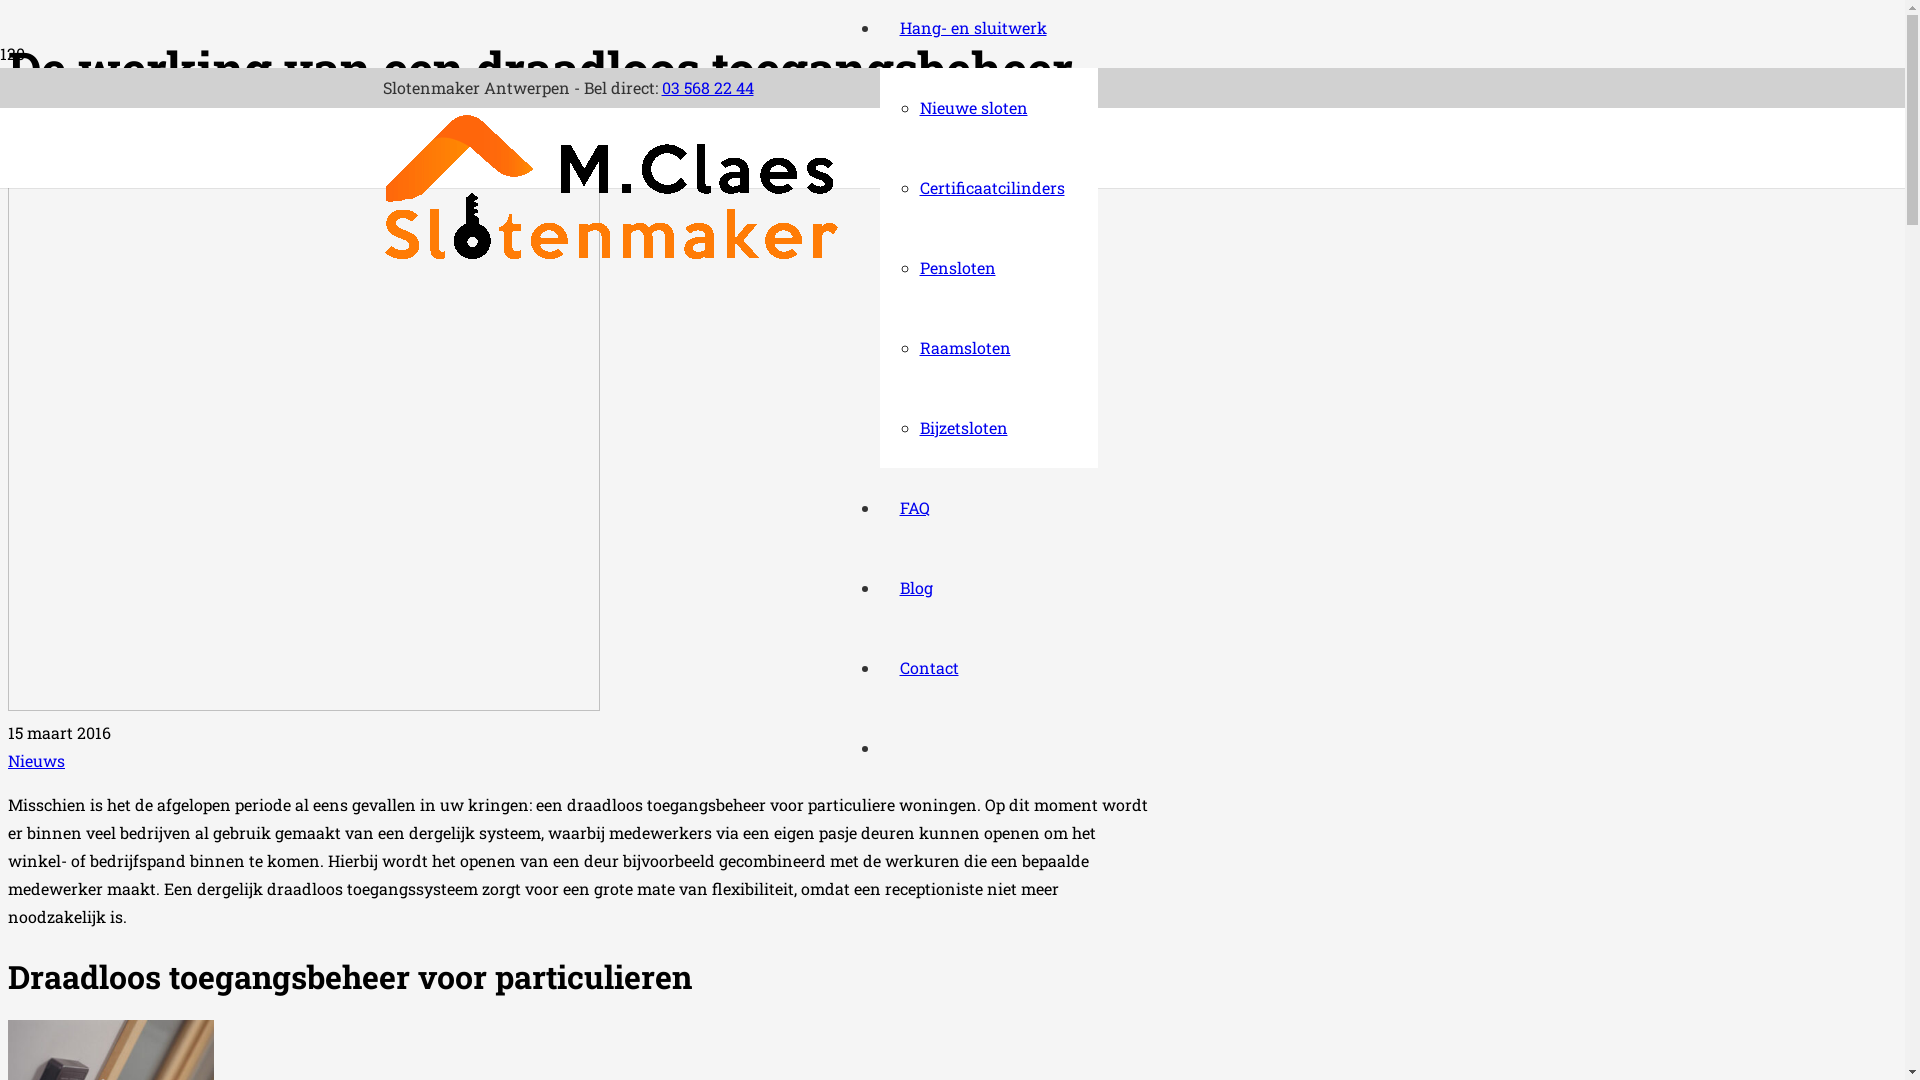  What do you see at coordinates (879, 27) in the screenshot?
I see `'Hang- en sluitwerk'` at bounding box center [879, 27].